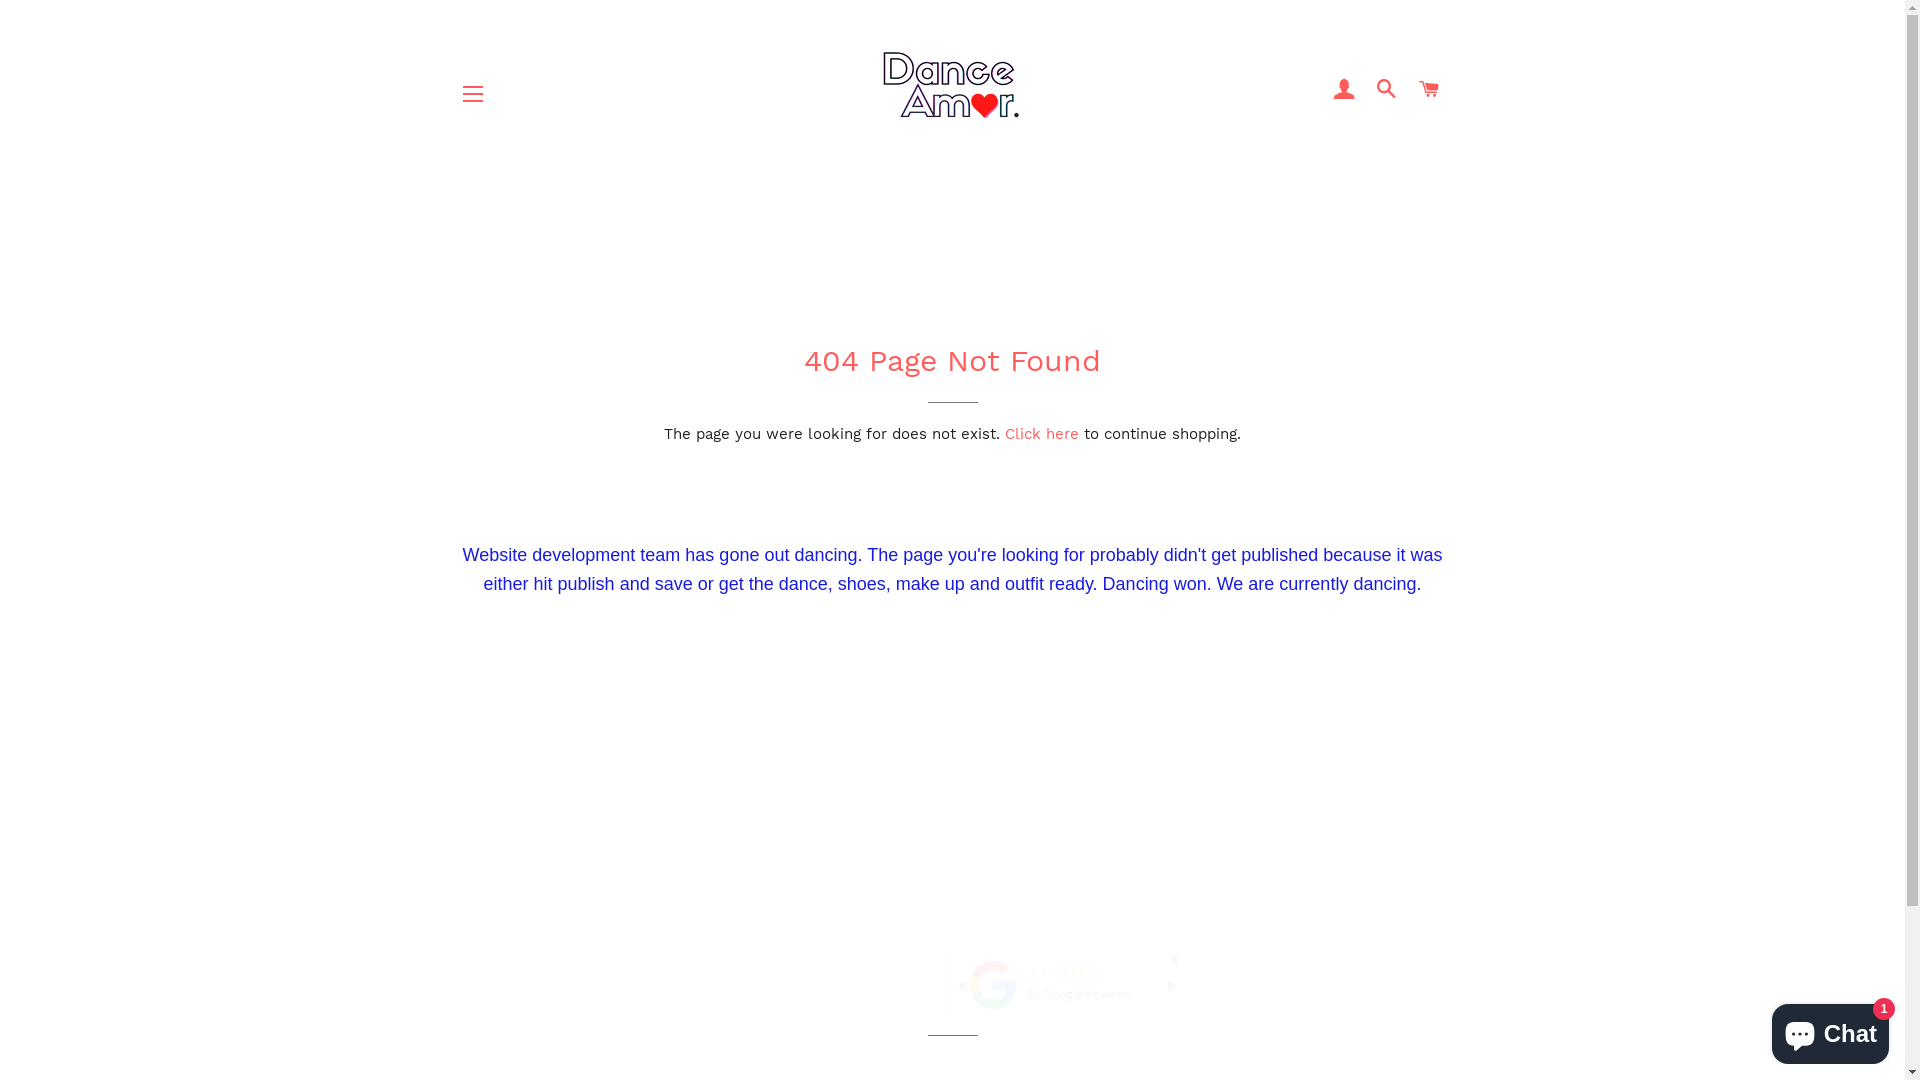 The height and width of the screenshot is (1080, 1920). I want to click on 'Shopify online store chat', so click(1766, 1029).